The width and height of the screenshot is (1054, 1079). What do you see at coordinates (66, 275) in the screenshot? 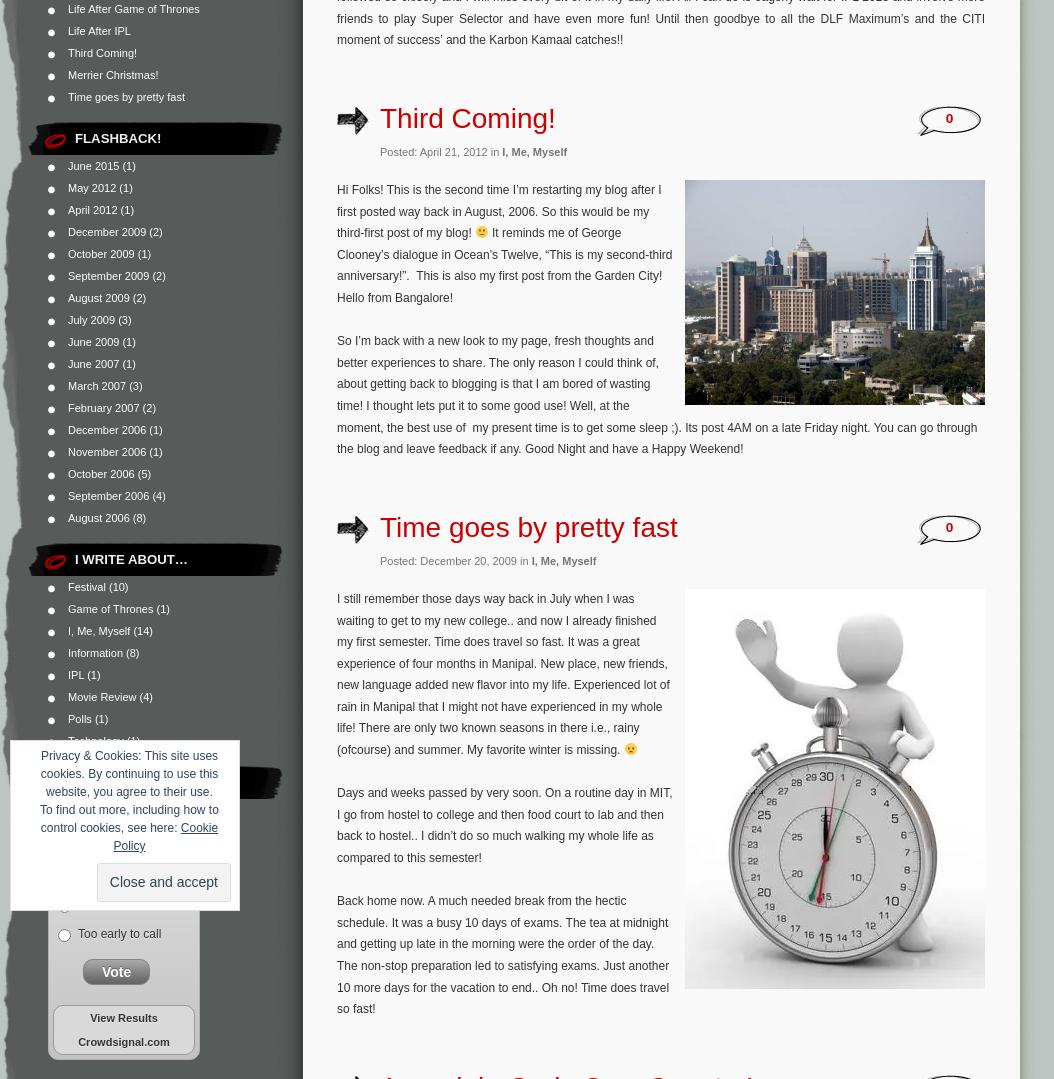
I see `'September 2009'` at bounding box center [66, 275].